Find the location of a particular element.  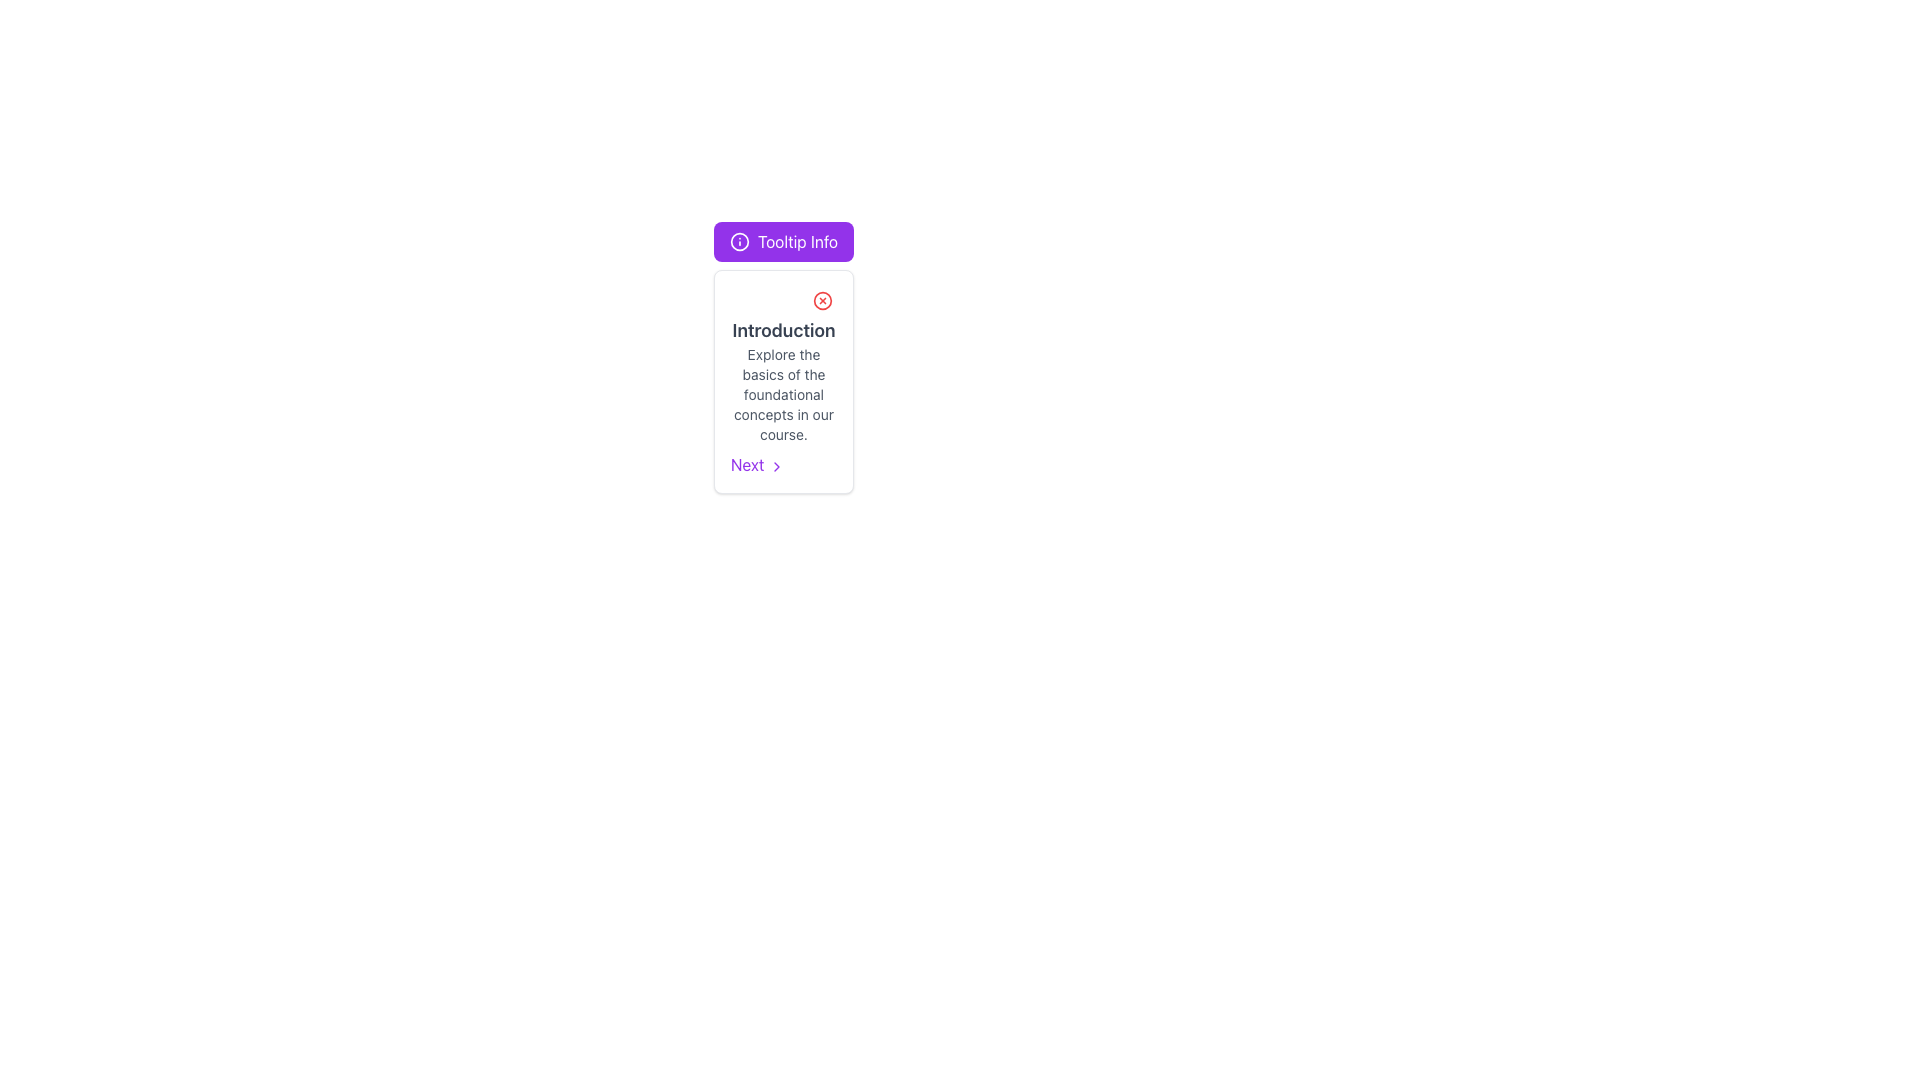

the 'Tooltip Info' button with a purple background and white text, which includes an information icon is located at coordinates (782, 241).